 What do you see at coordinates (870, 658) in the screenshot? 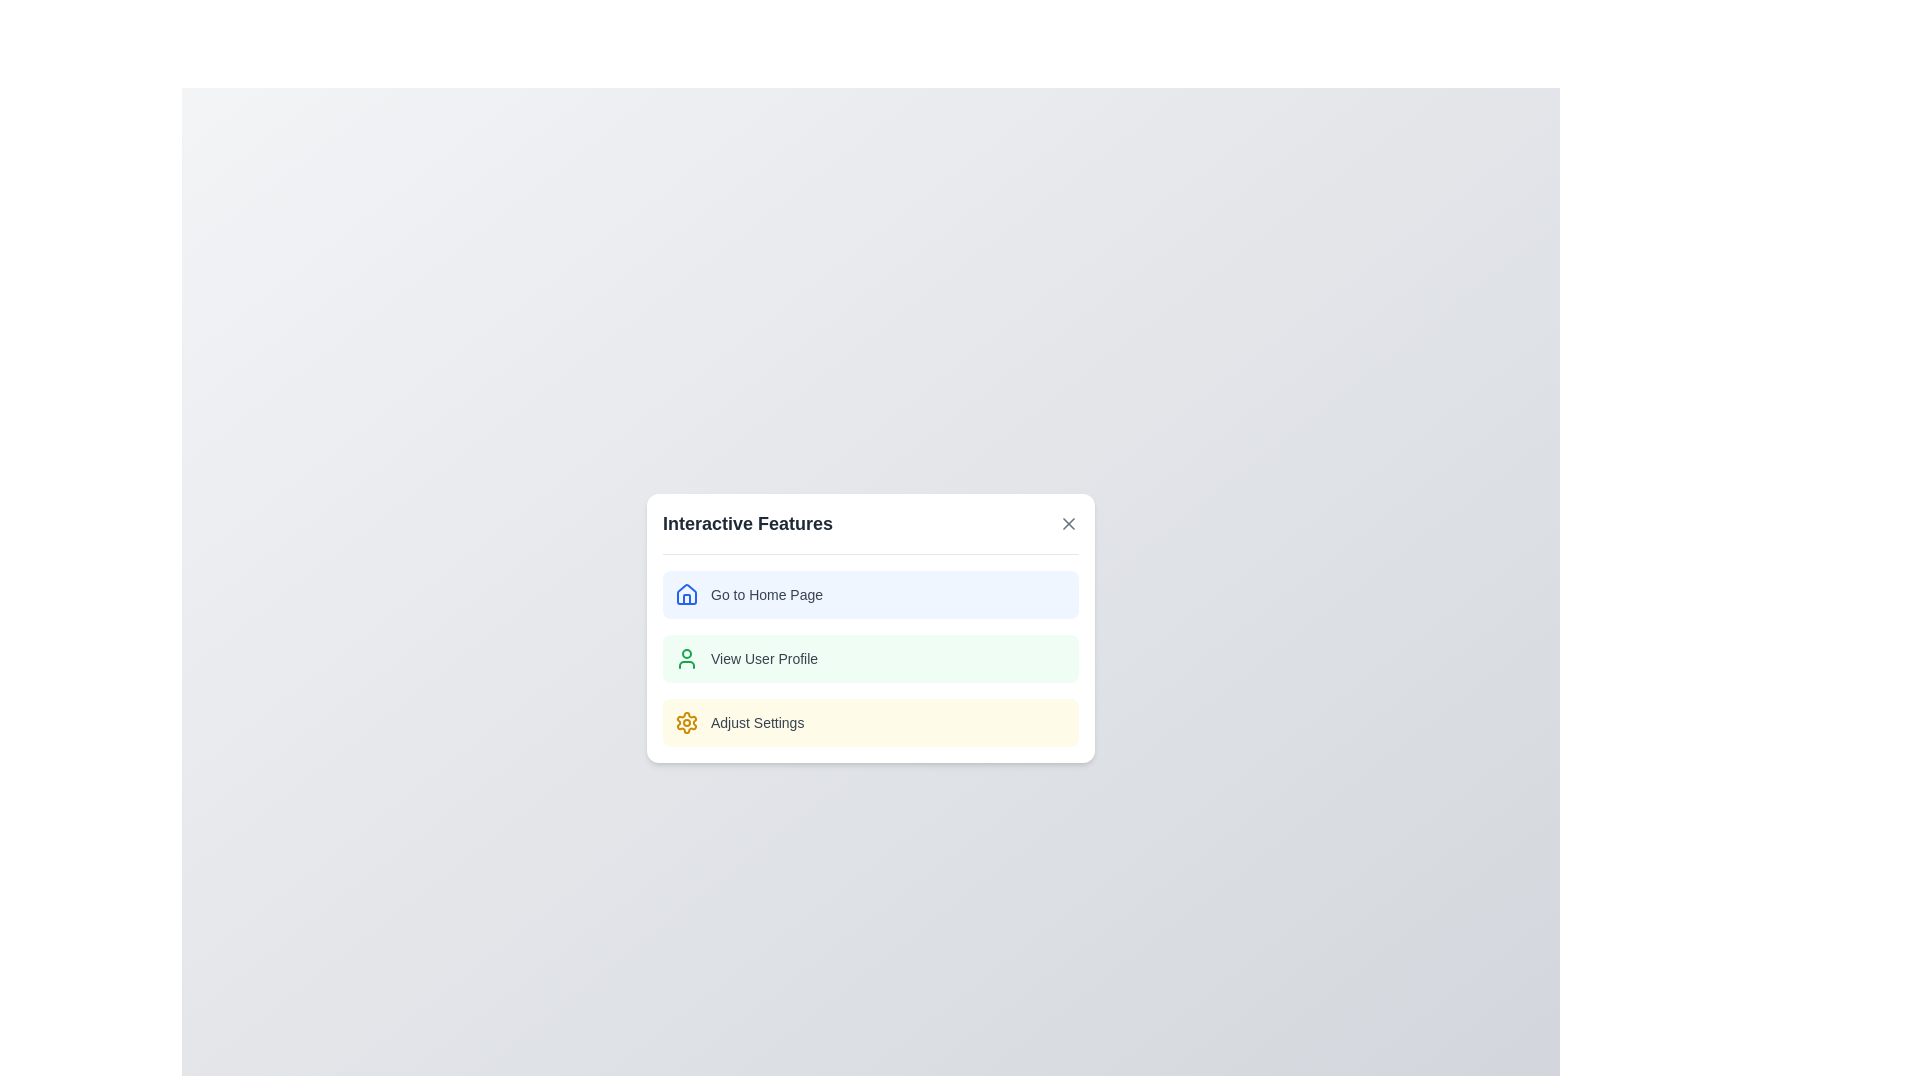
I see `the second item in the 'Interactive Features' panel` at bounding box center [870, 658].